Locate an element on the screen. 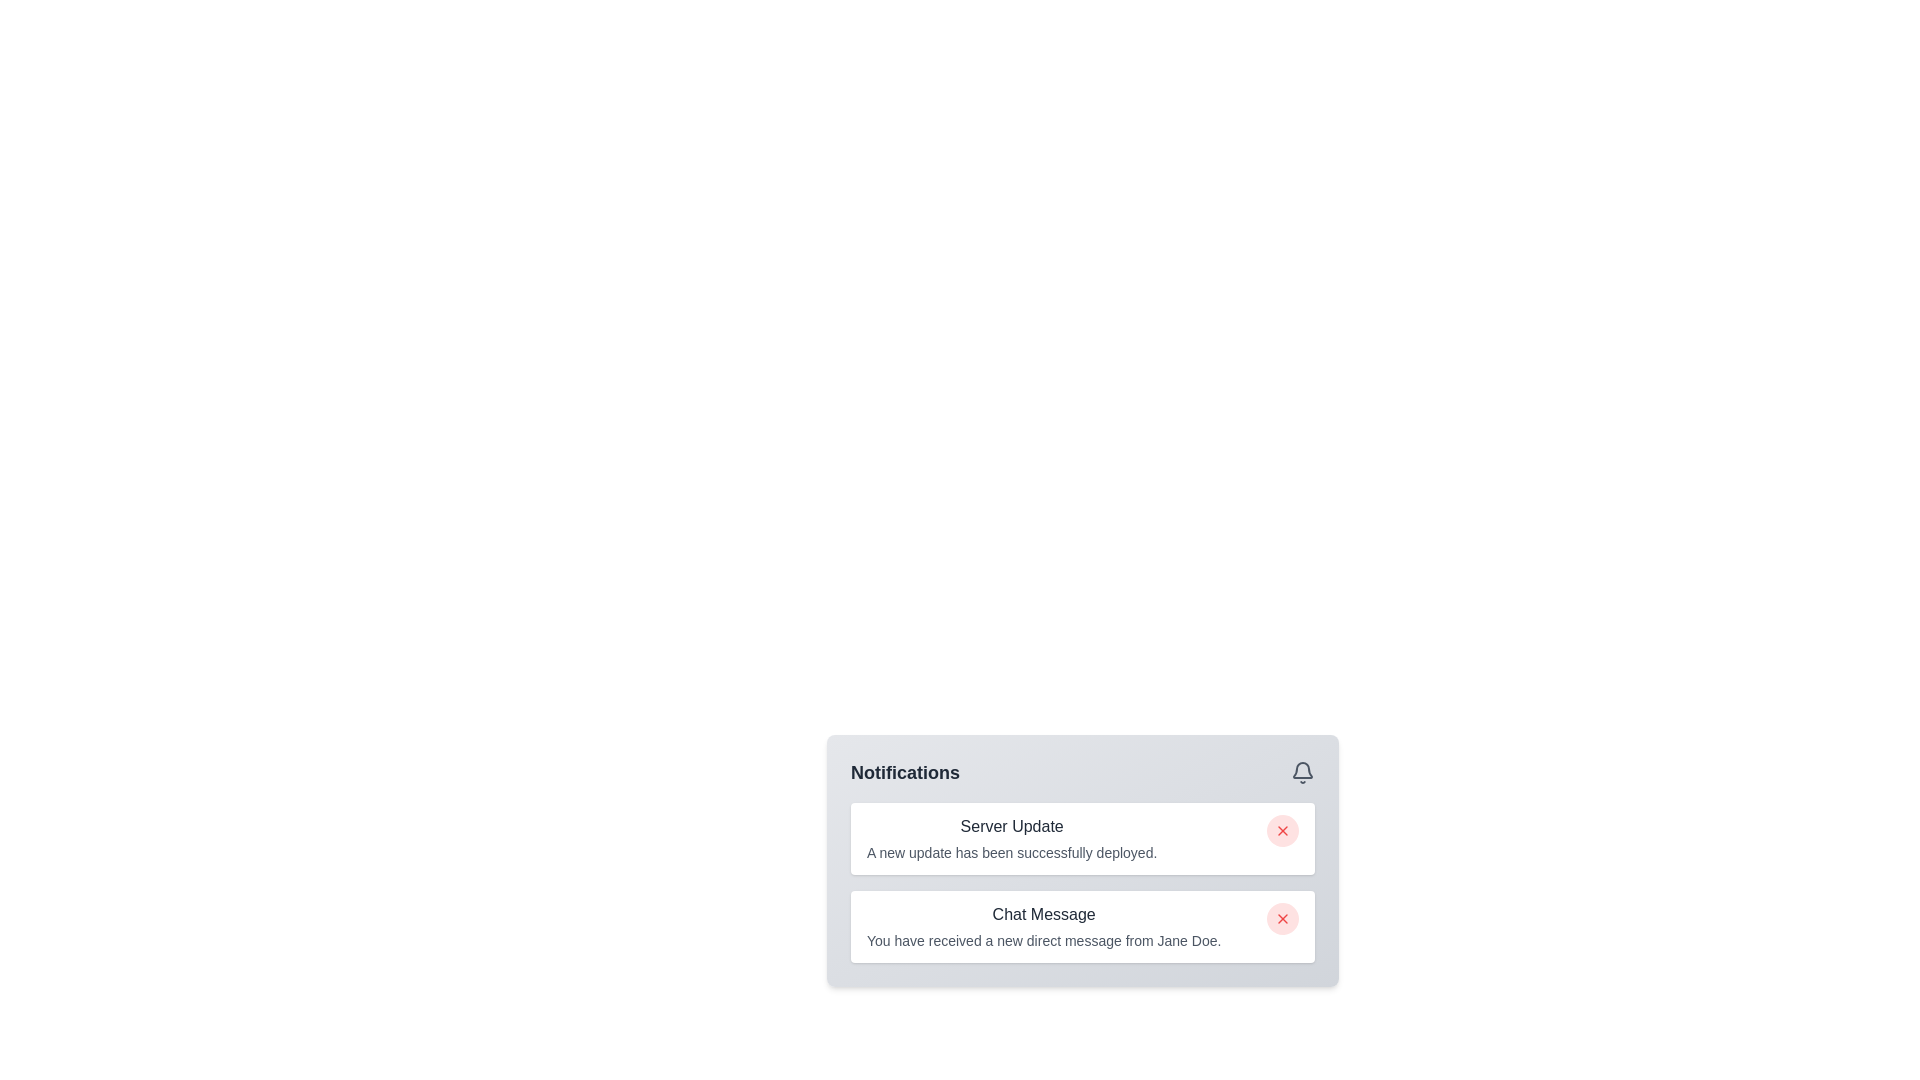 This screenshot has width=1920, height=1080. the circular red 'X' button in the top-right corner of the 'Chat Message' notification is located at coordinates (1282, 918).